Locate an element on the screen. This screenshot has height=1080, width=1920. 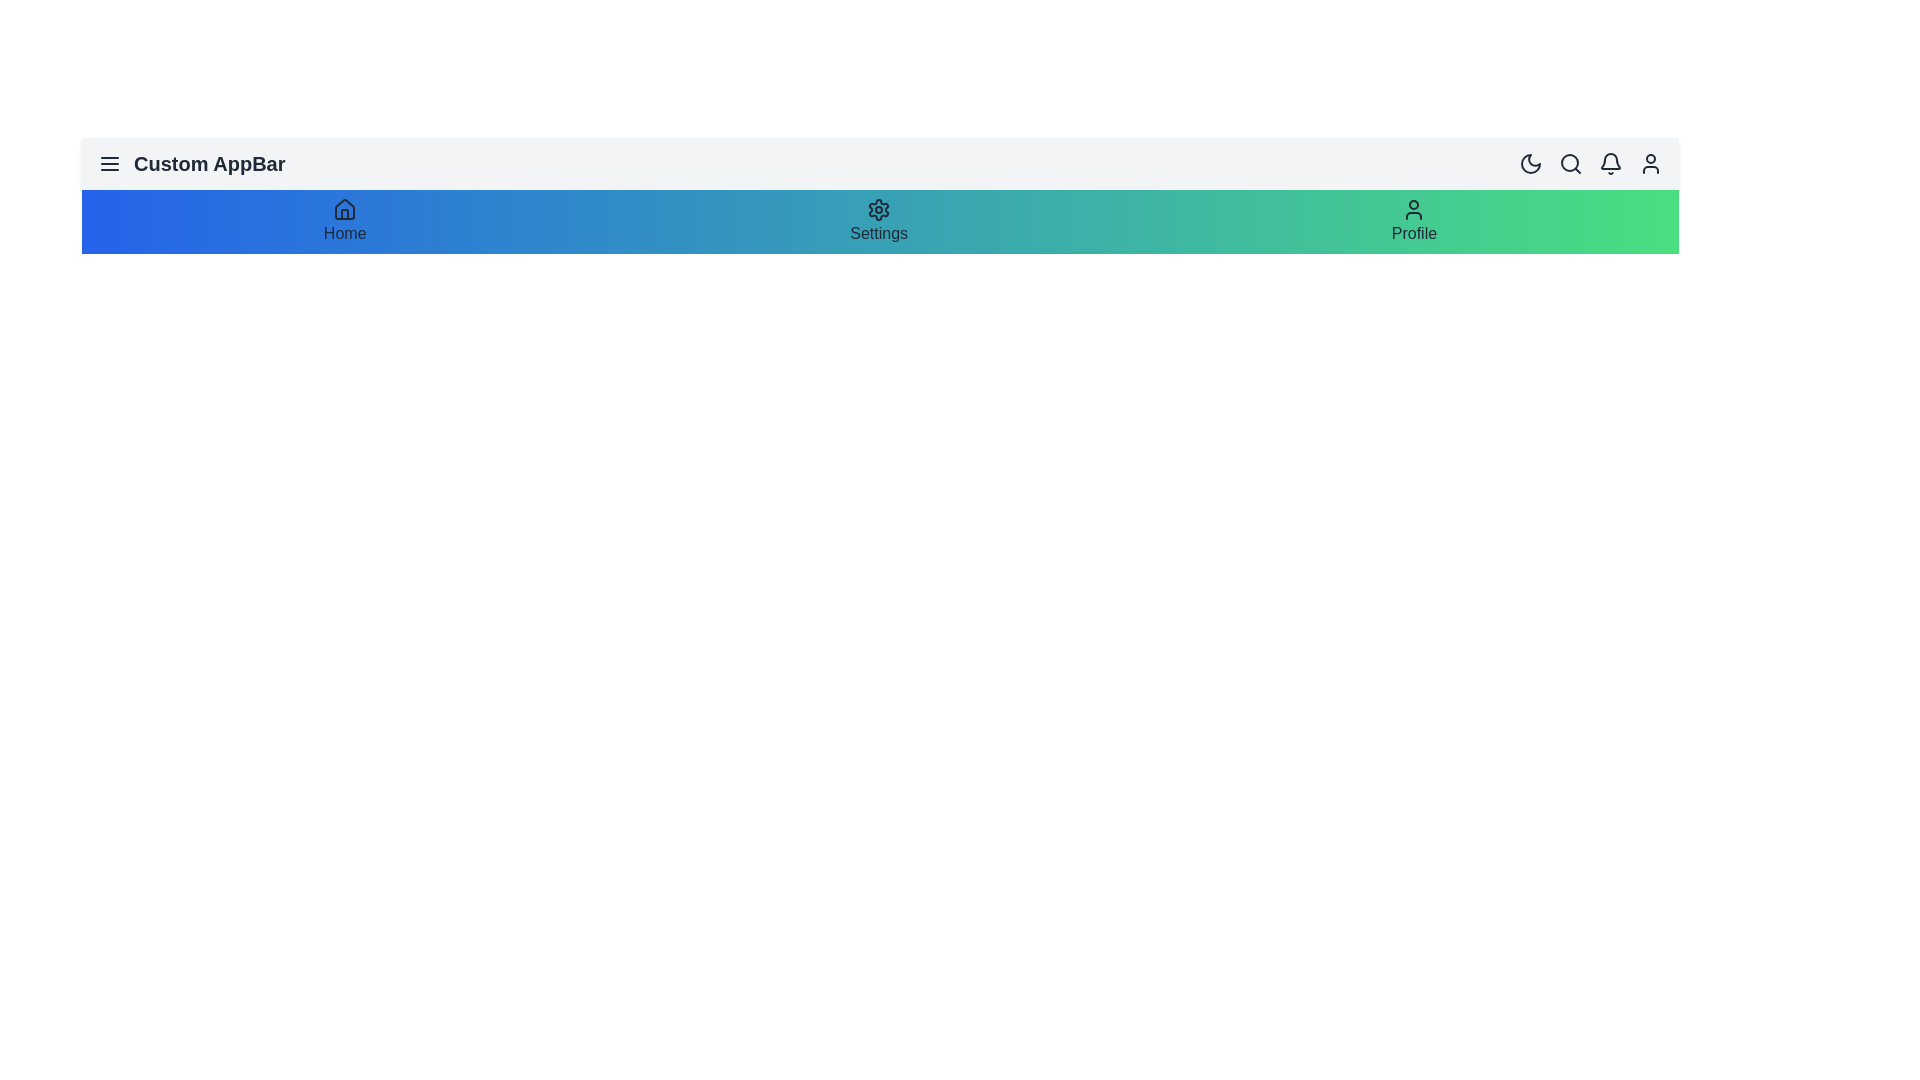
the dark mode toggle button located in the top-right corner of the app bar is located at coordinates (1530, 163).